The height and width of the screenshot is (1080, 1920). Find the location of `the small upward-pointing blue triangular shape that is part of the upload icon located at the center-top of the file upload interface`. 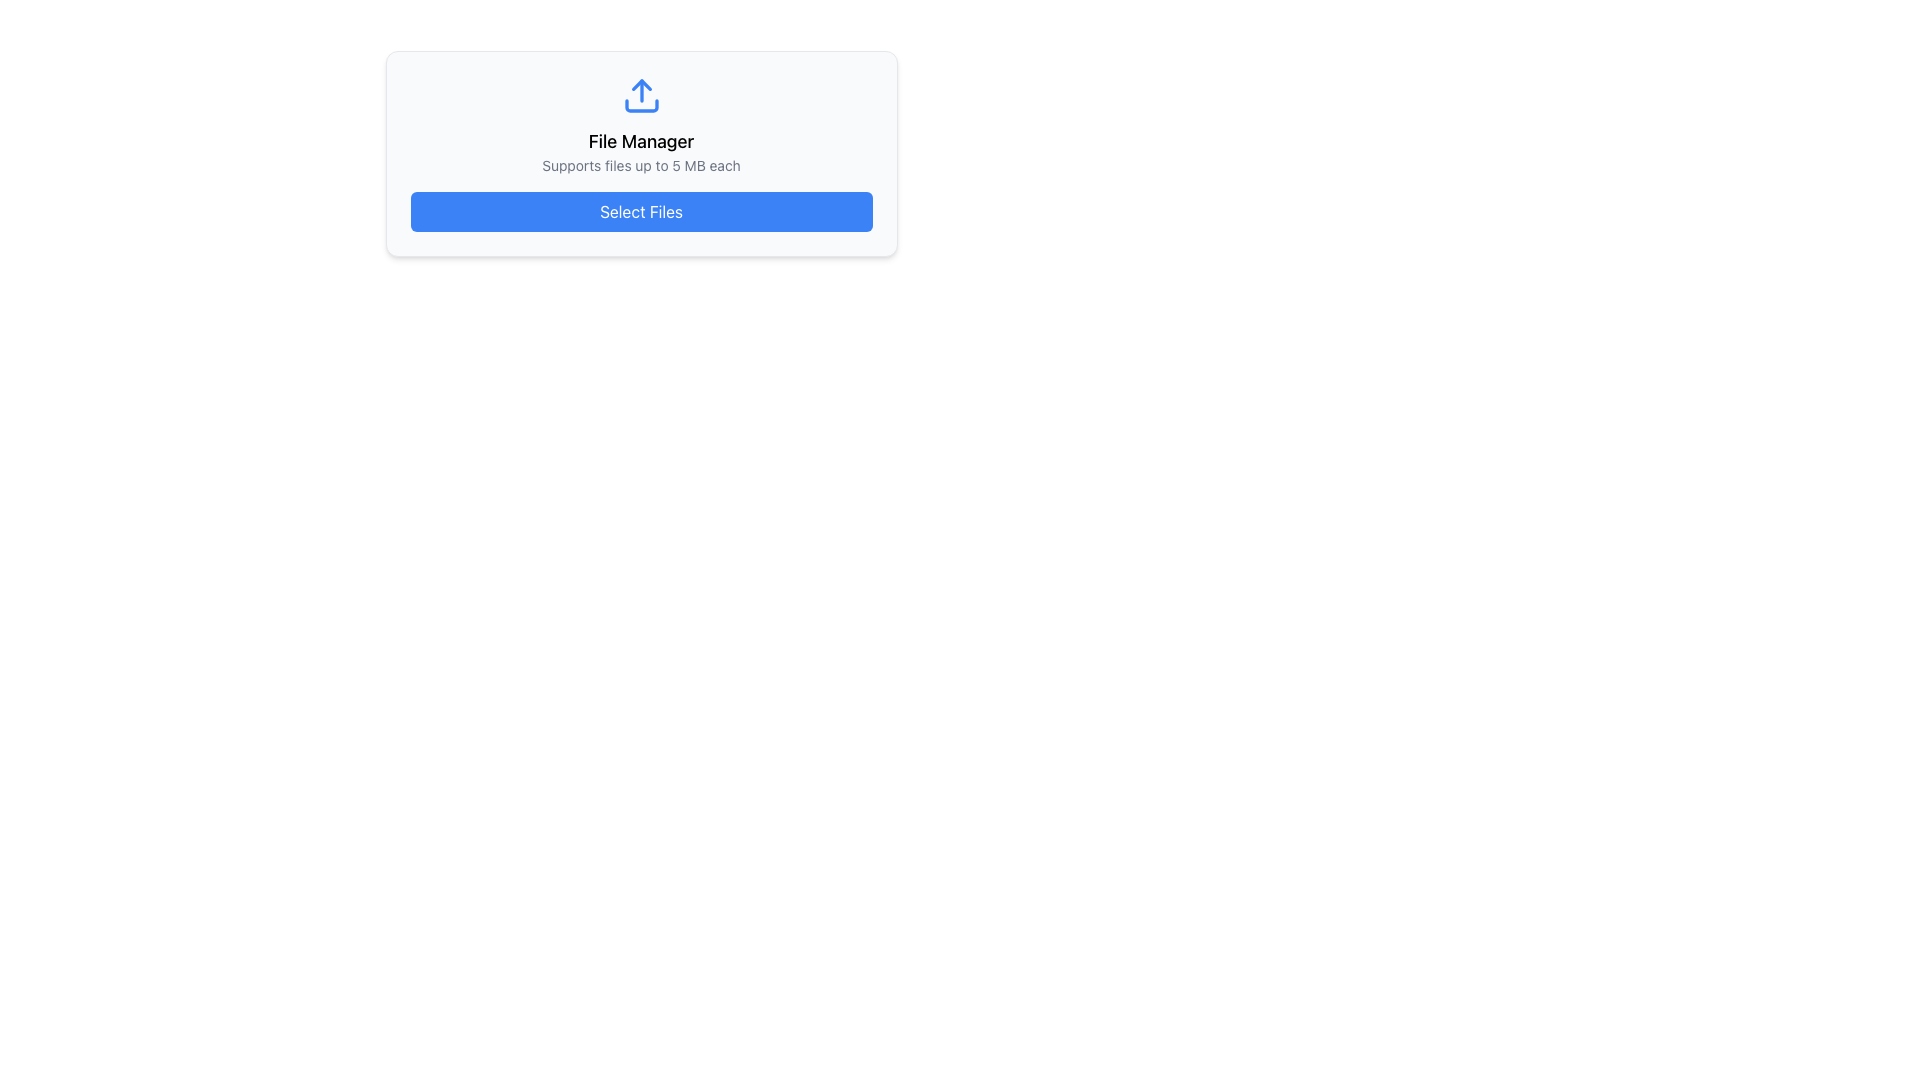

the small upward-pointing blue triangular shape that is part of the upload icon located at the center-top of the file upload interface is located at coordinates (641, 84).